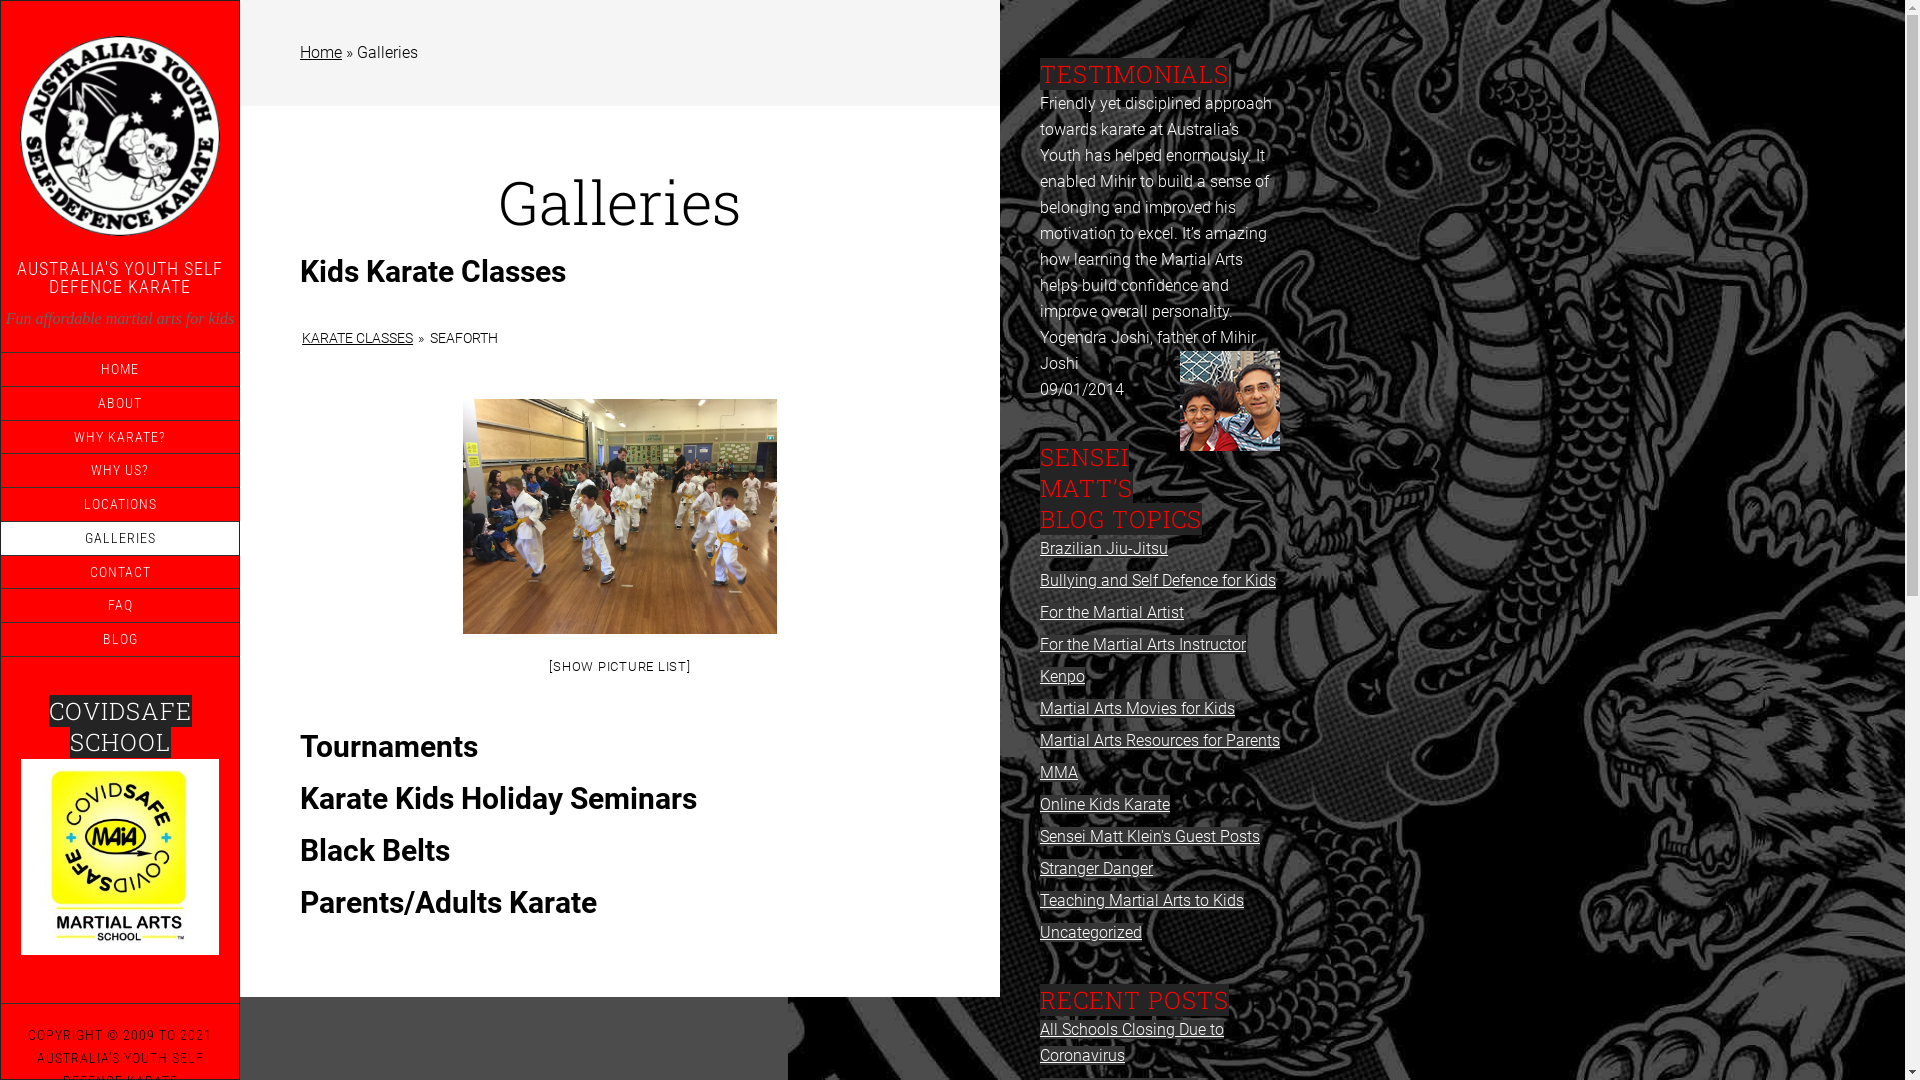 This screenshot has height=1080, width=1920. Describe the element at coordinates (1137, 707) in the screenshot. I see `'Martial Arts Movies for Kids'` at that location.